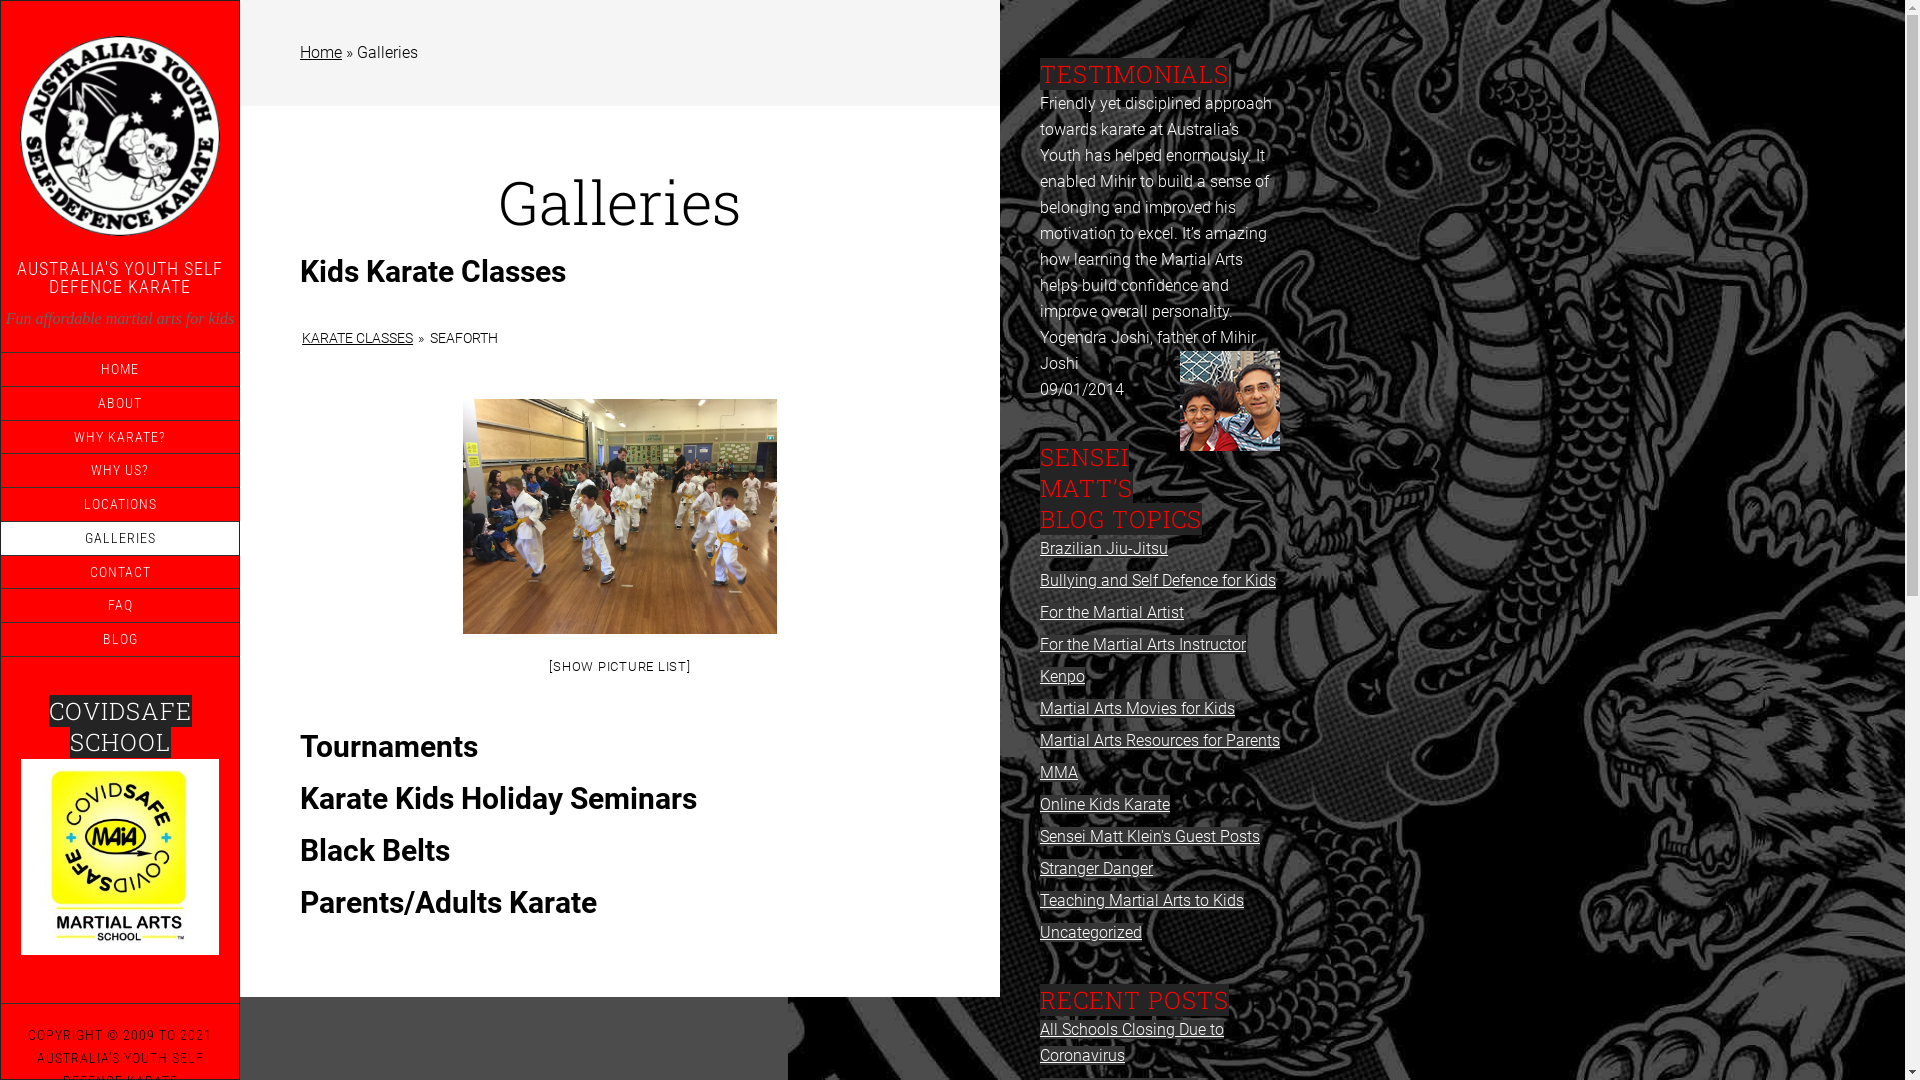 This screenshot has height=1080, width=1920. Describe the element at coordinates (1137, 707) in the screenshot. I see `'Martial Arts Movies for Kids'` at that location.